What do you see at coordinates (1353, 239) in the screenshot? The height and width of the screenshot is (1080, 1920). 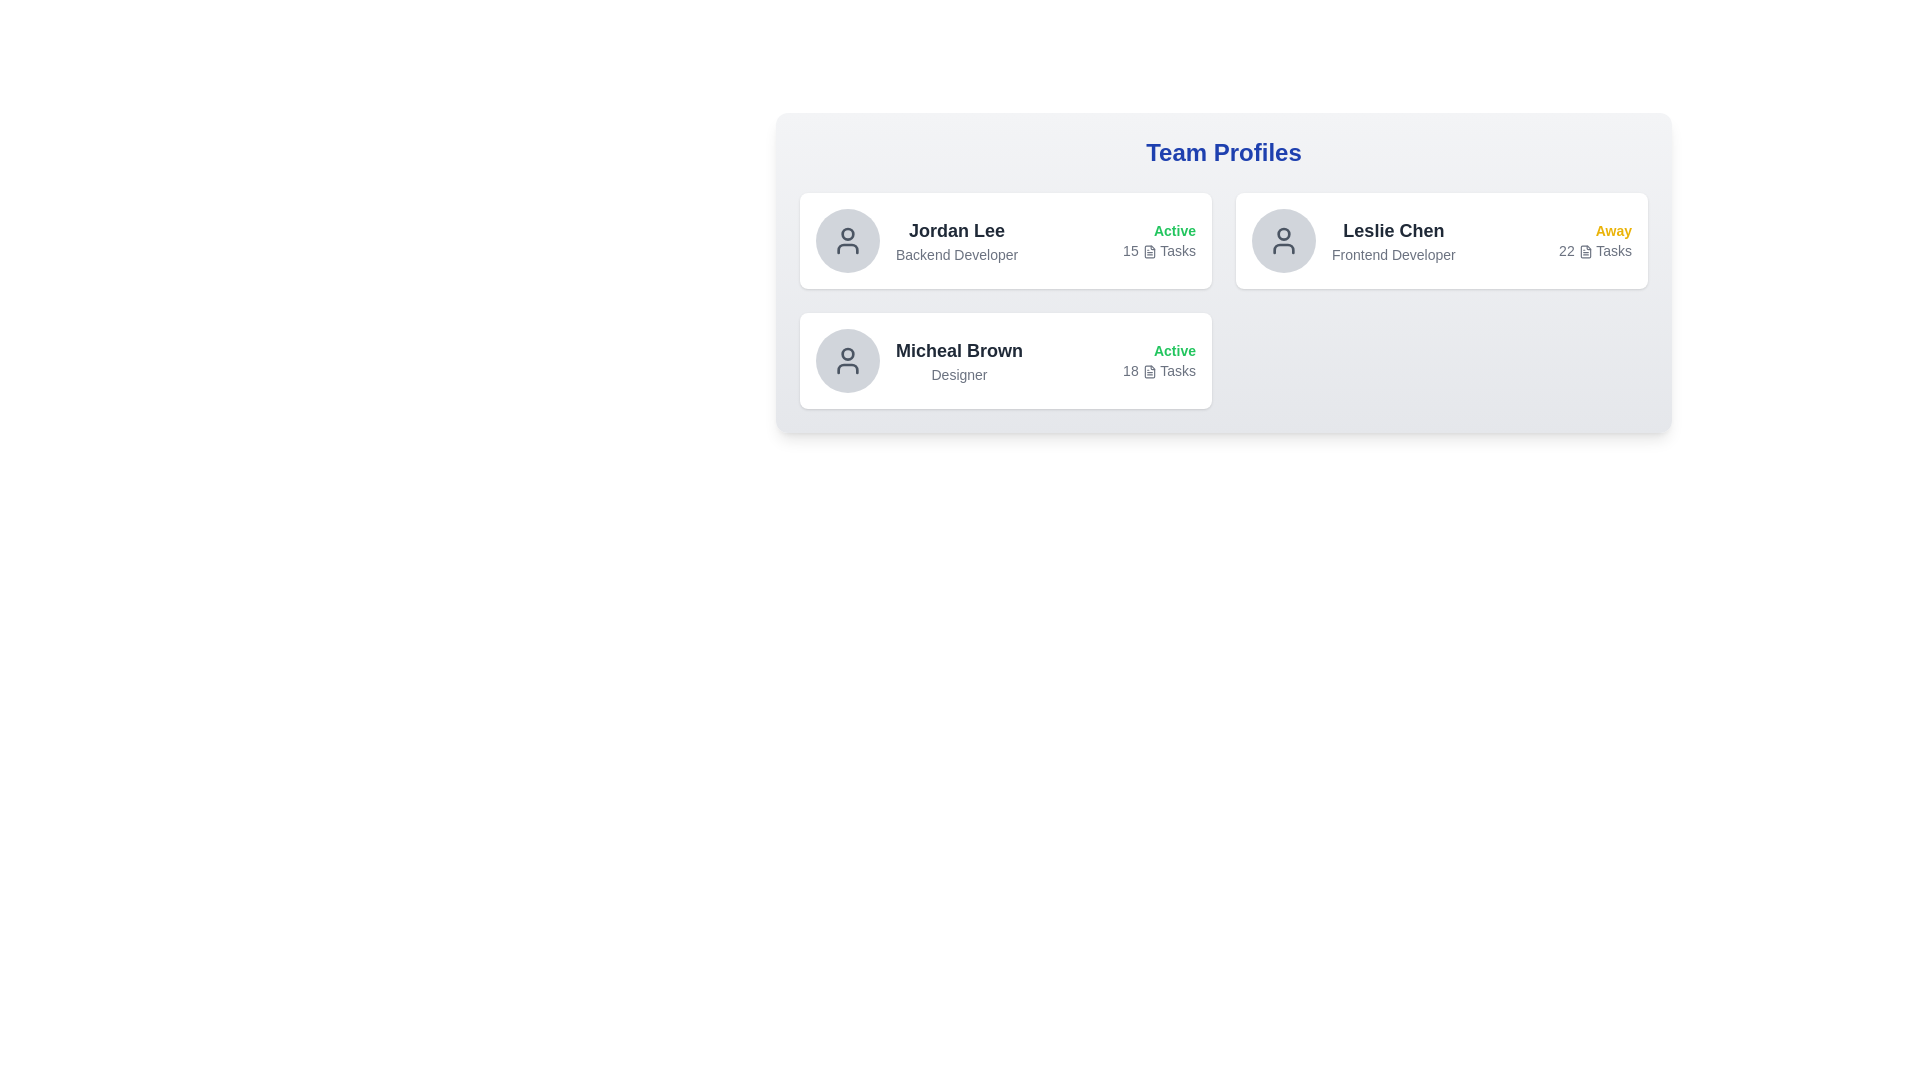 I see `the information display component for 'Leslie Chen', a Frontend Developer, which is the second item in the Team Profiles section` at bounding box center [1353, 239].